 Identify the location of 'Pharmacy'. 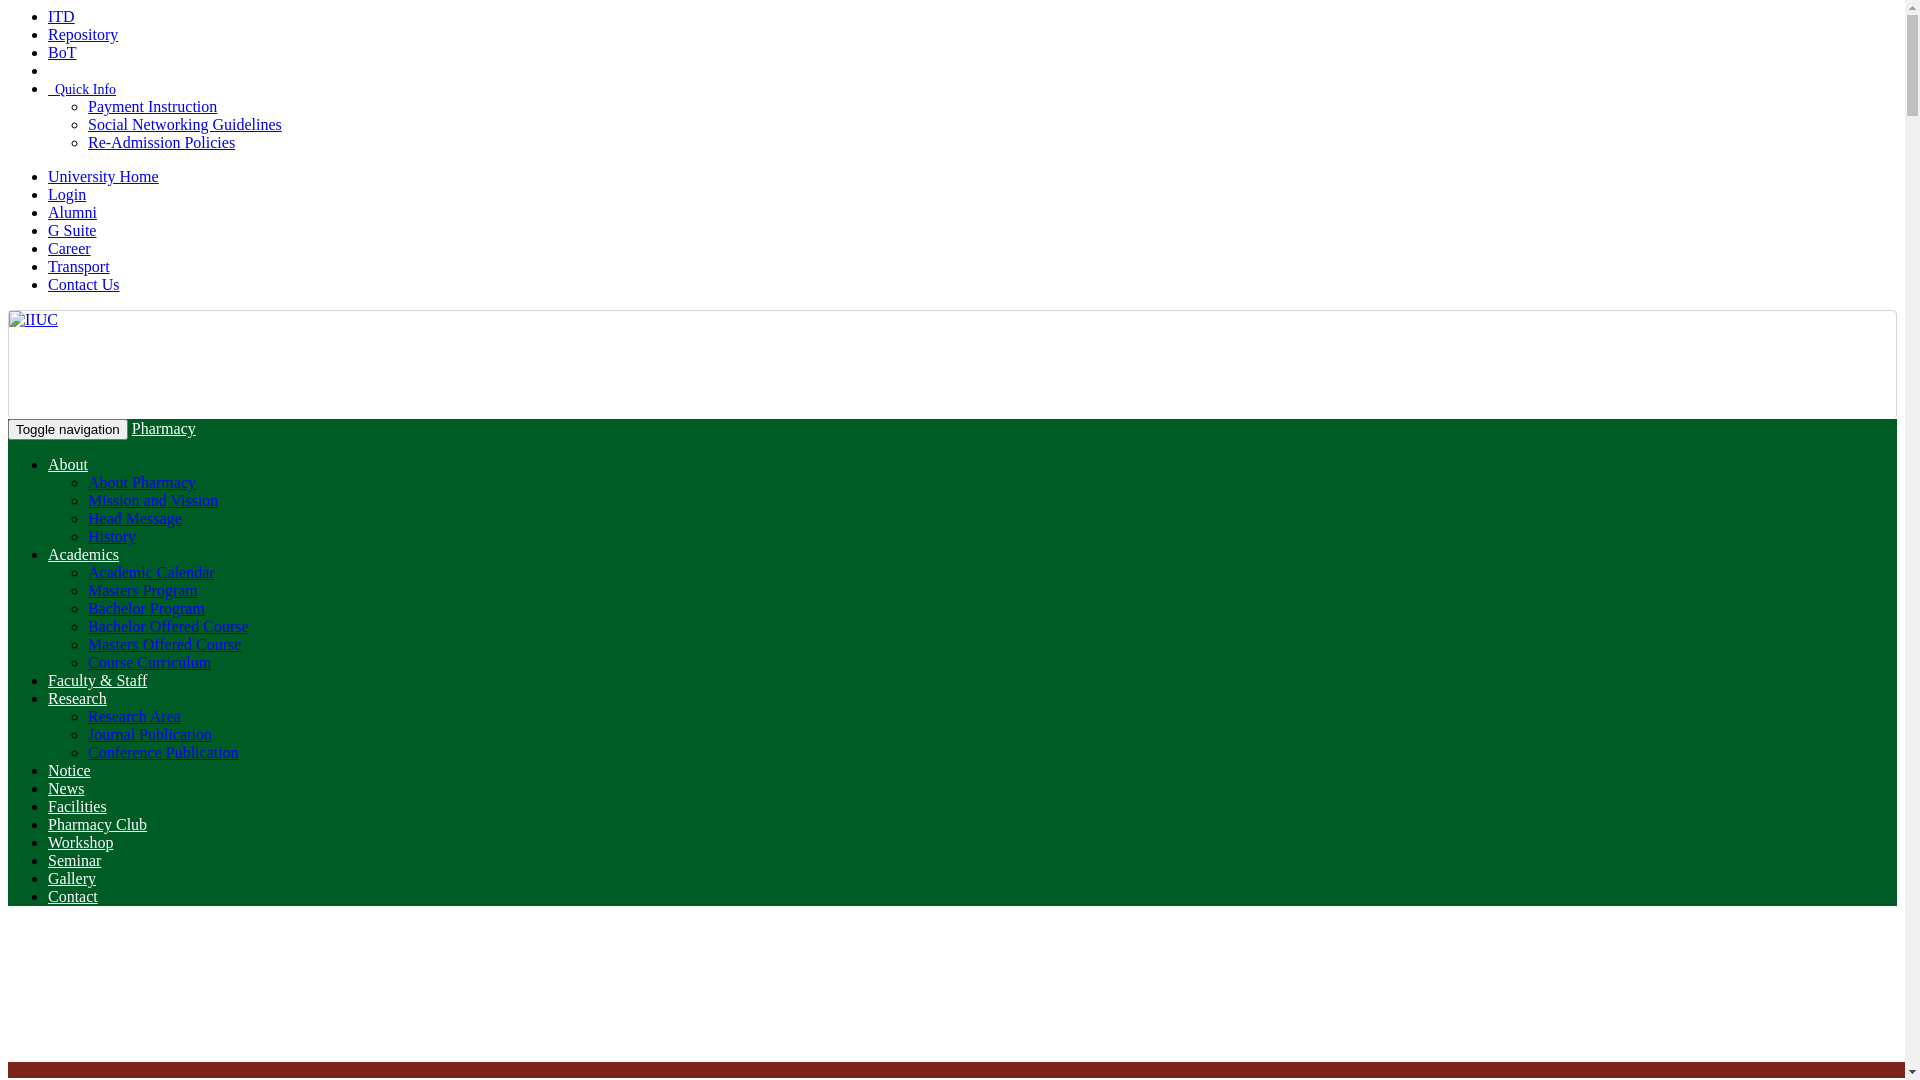
(163, 427).